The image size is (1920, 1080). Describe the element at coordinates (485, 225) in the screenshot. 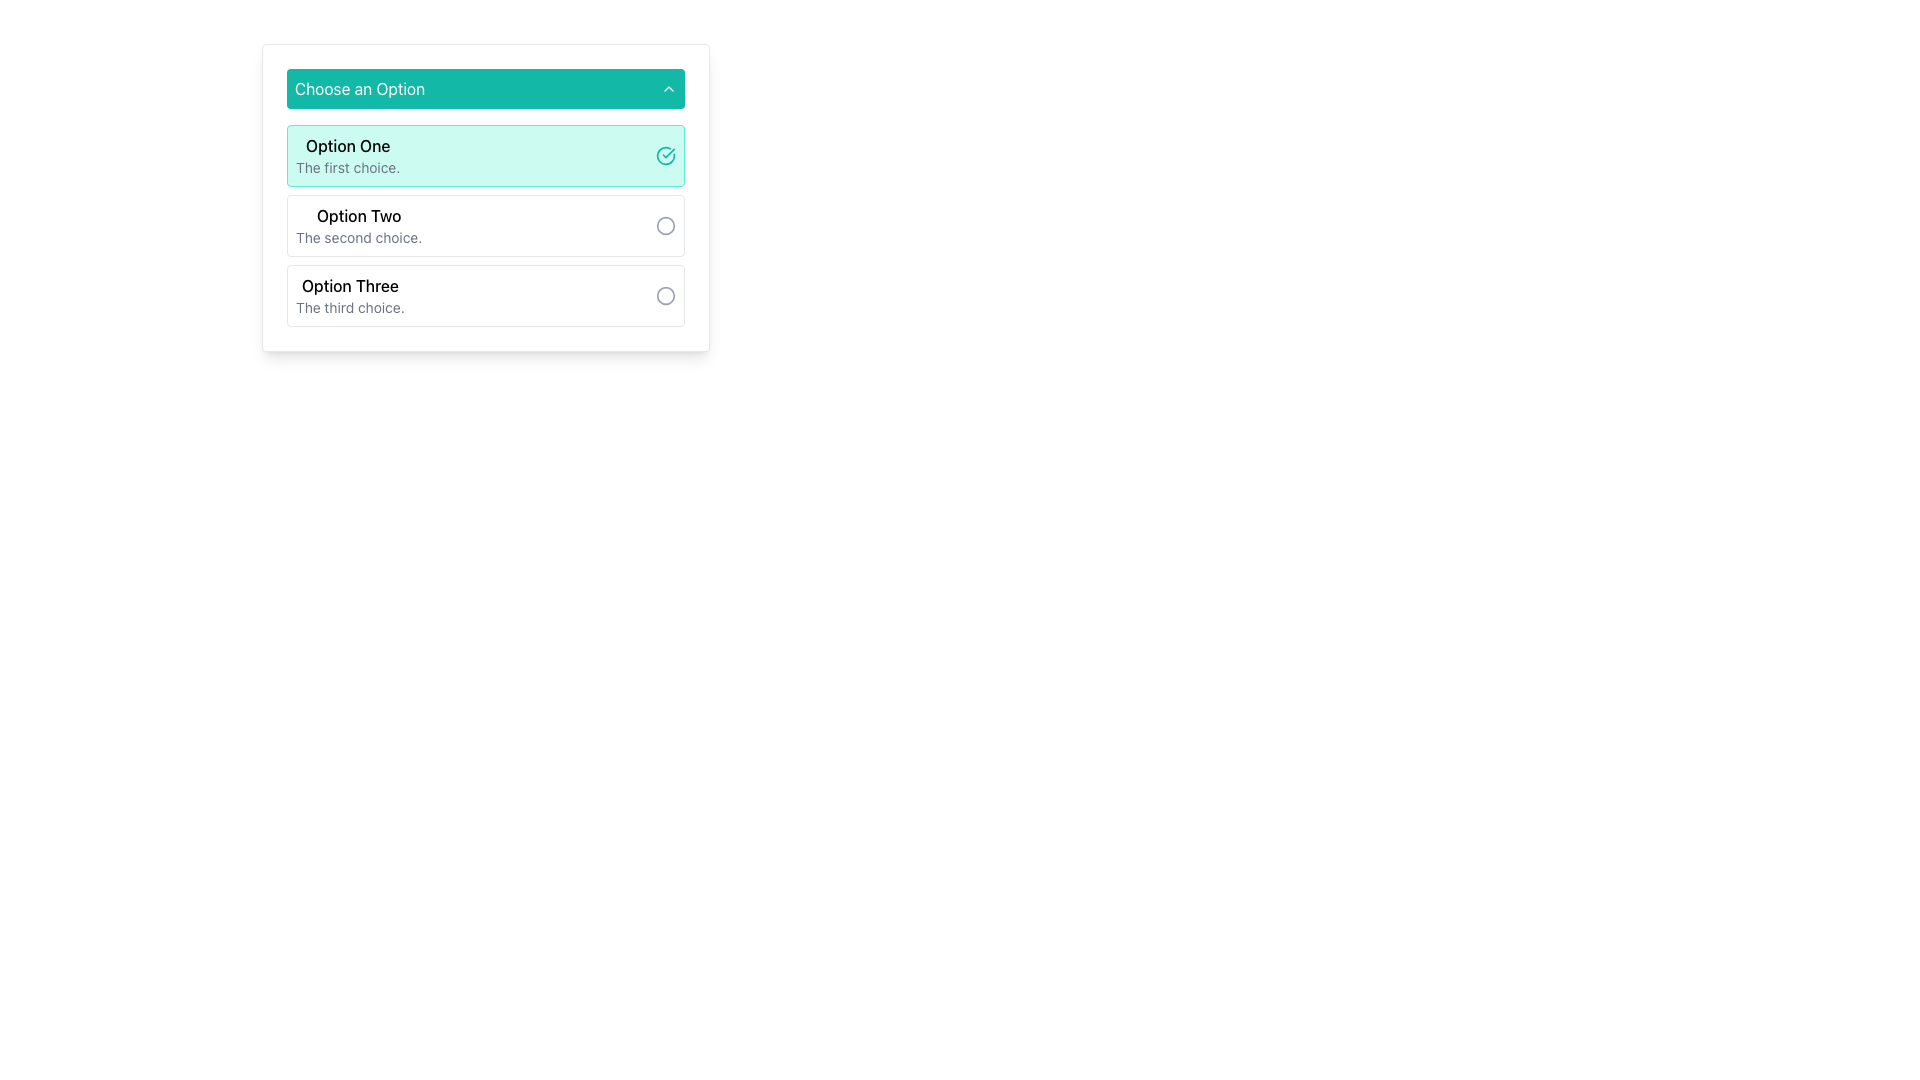

I see `to select the selectable item labeled 'Option Two', which is the second choice in a list of options` at that location.